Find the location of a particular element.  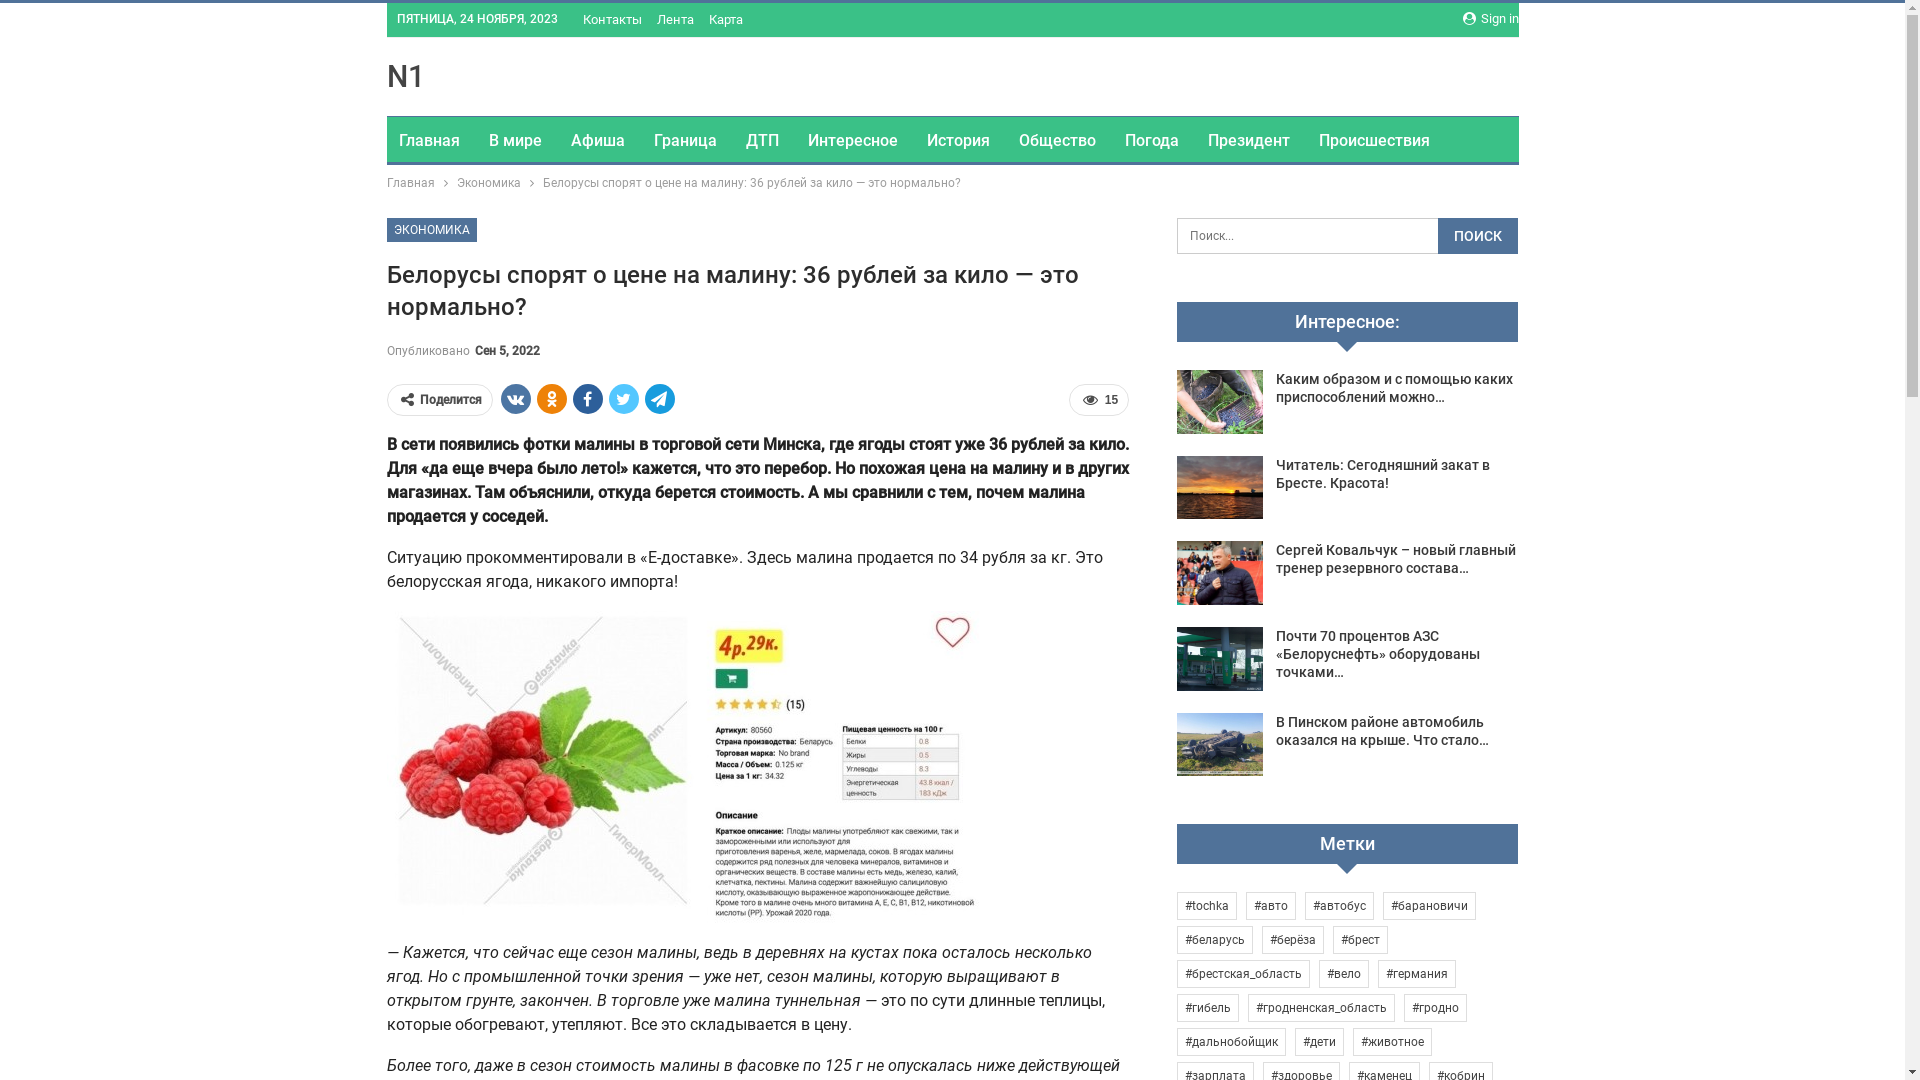

'N1' is located at coordinates (403, 75).